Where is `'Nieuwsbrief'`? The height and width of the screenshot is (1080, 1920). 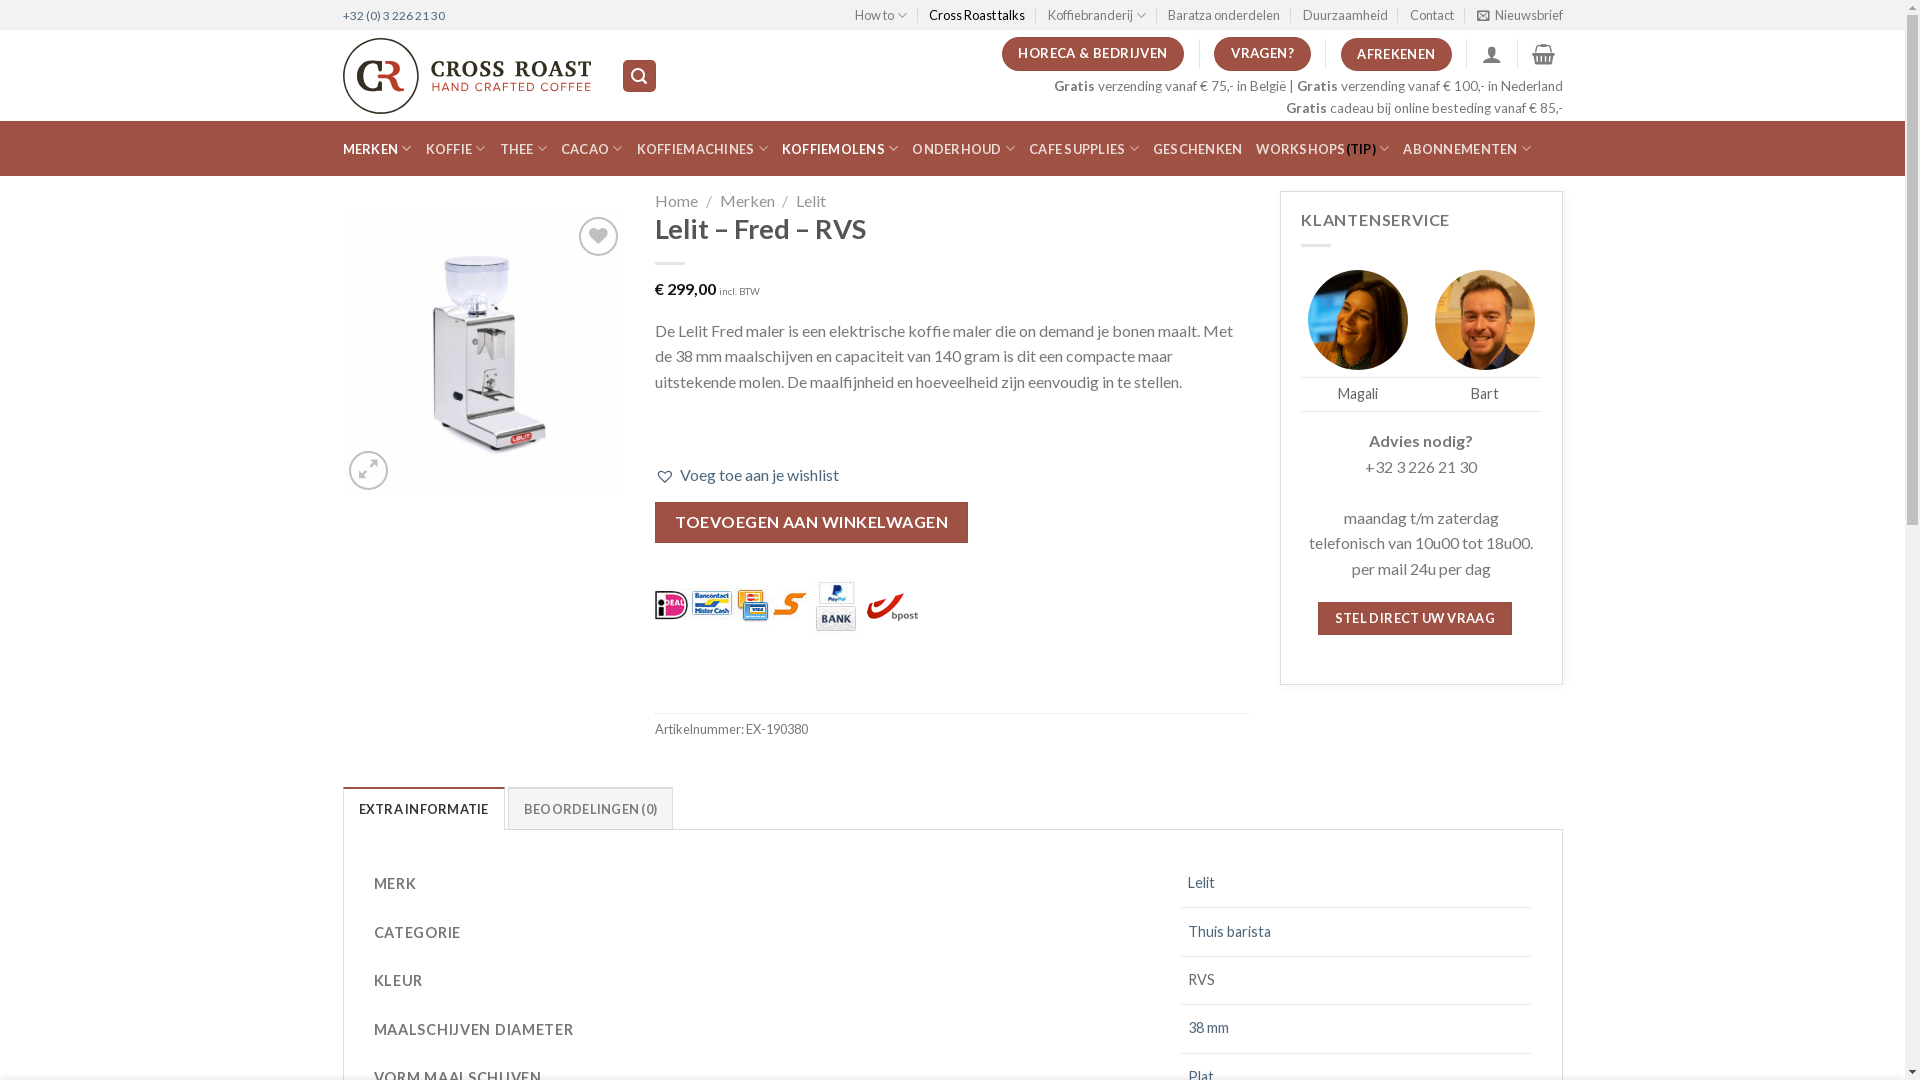
'Nieuwsbrief' is located at coordinates (1518, 15).